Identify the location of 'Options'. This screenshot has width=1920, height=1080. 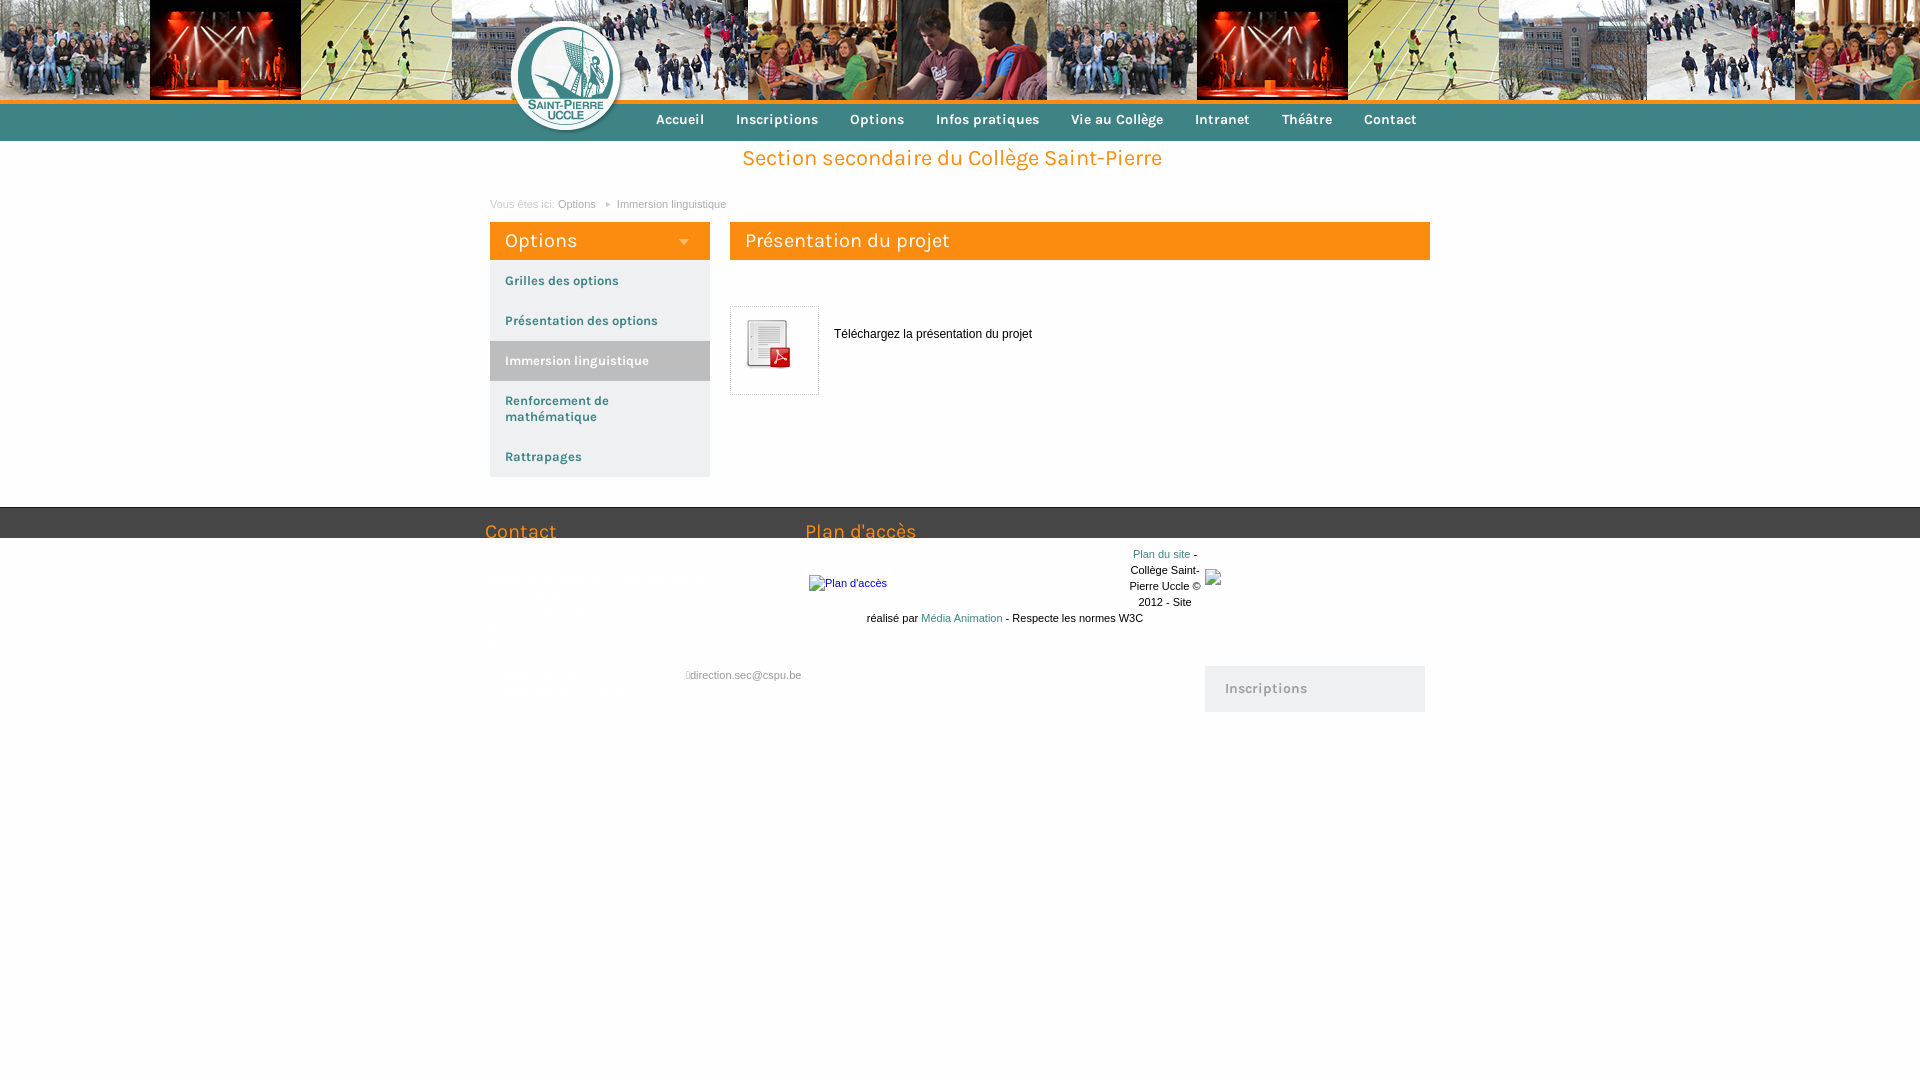
(575, 204).